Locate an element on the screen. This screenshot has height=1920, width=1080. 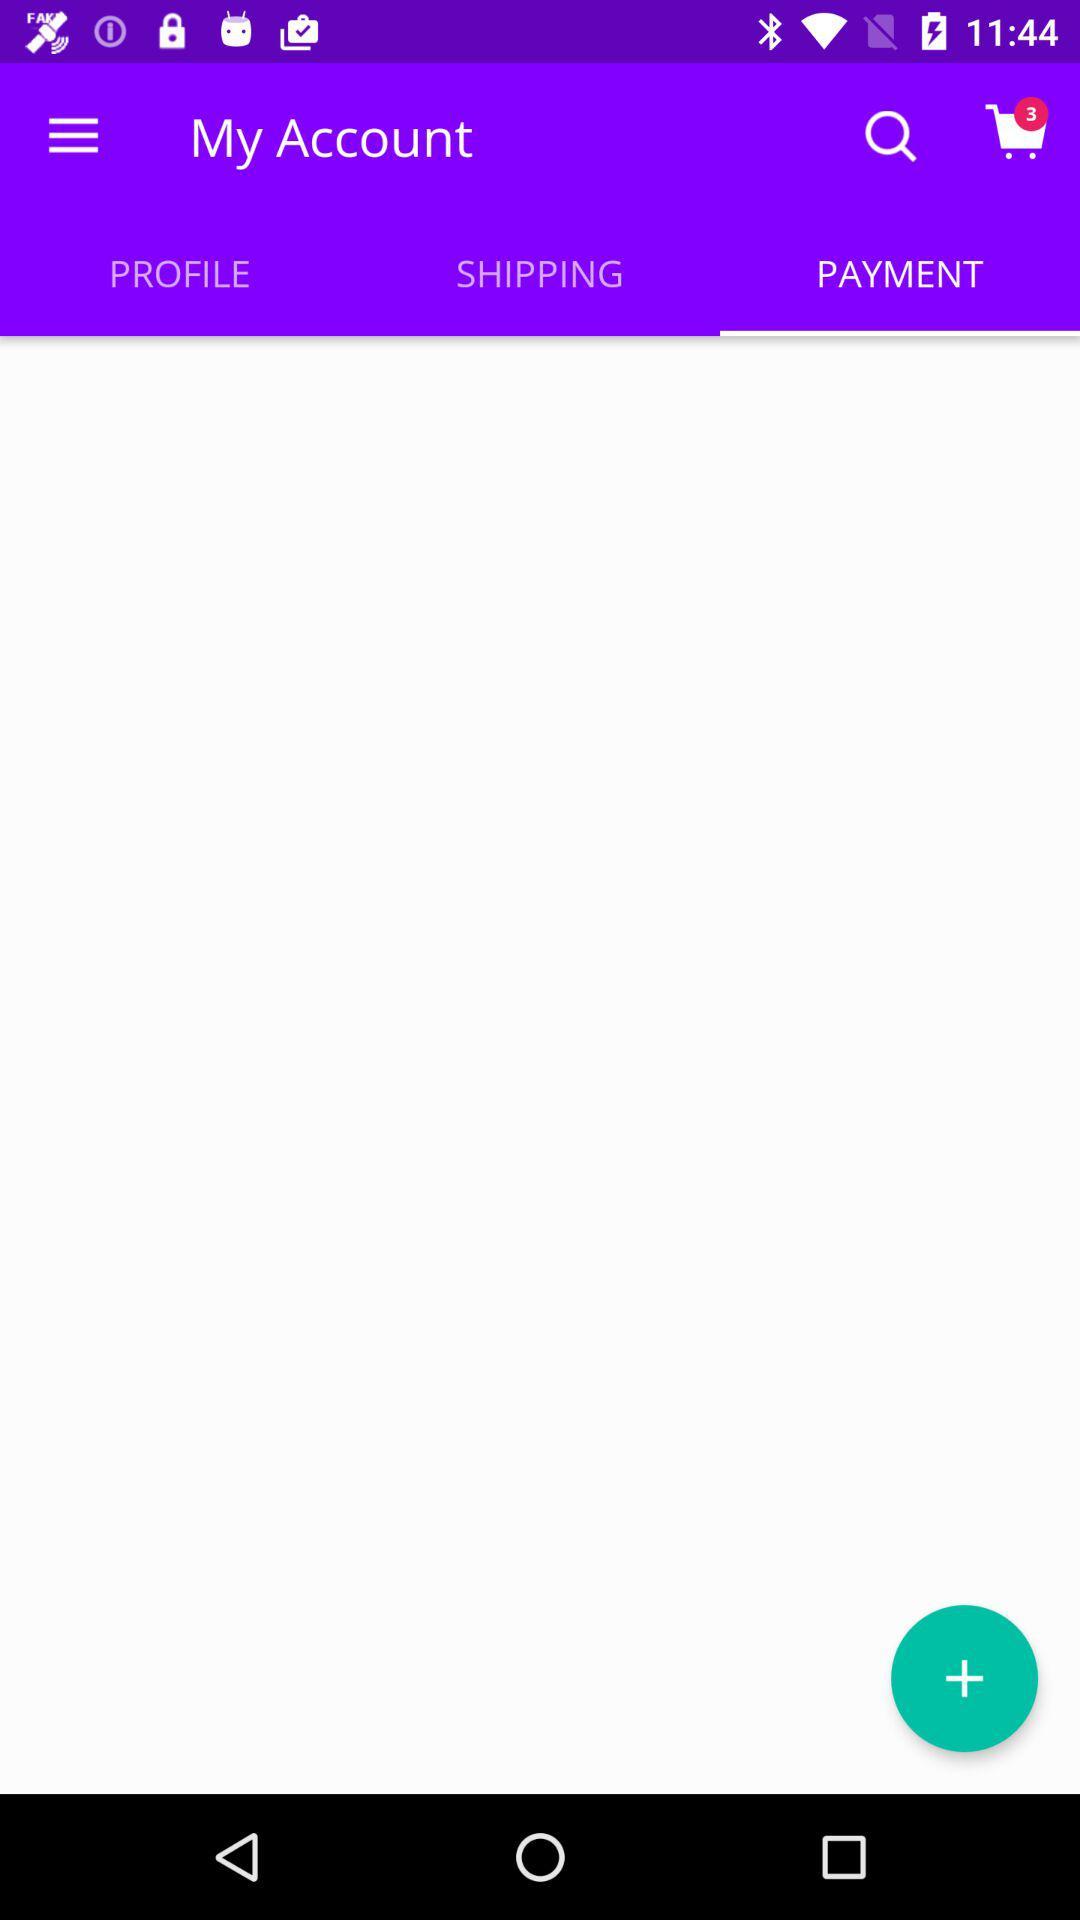
the plus symbol button which is at the bottom right of the page is located at coordinates (963, 1678).